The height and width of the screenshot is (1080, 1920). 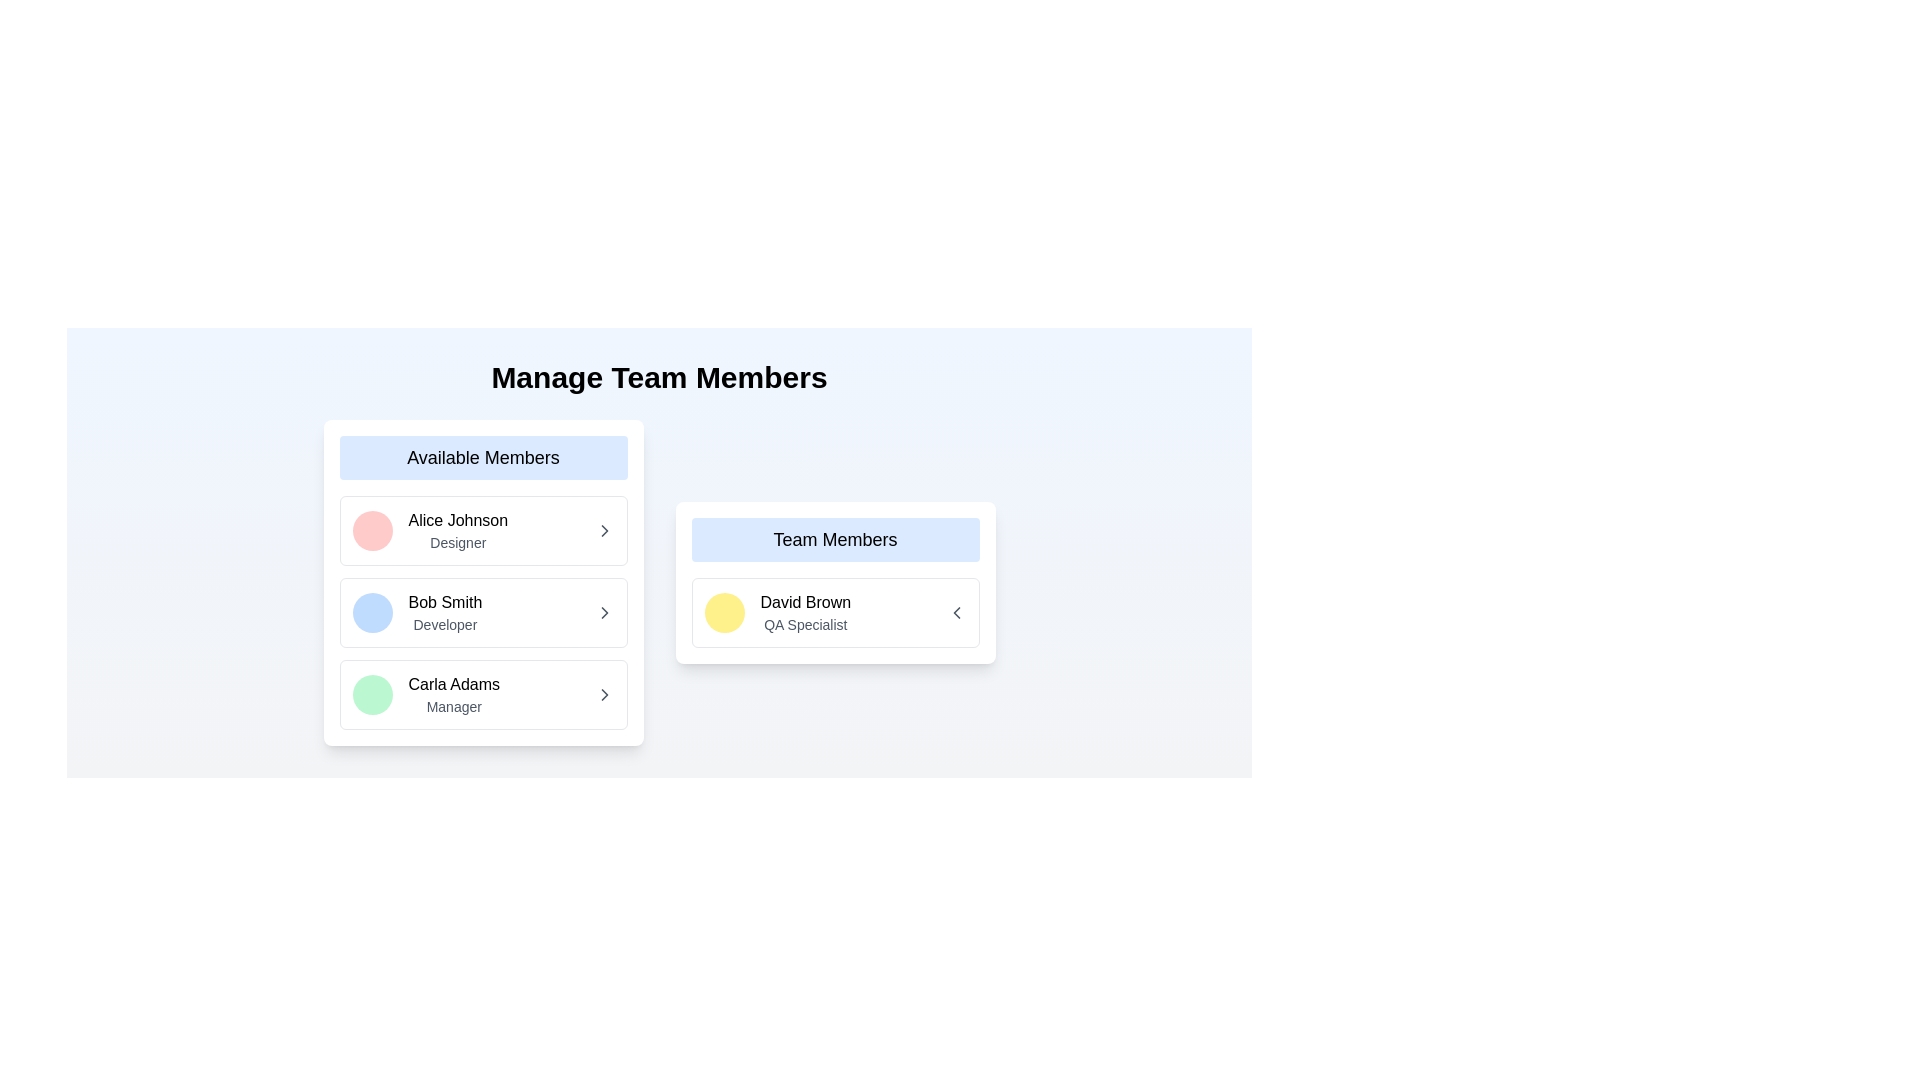 What do you see at coordinates (453, 705) in the screenshot?
I see `text label indicating the role 'Manager' of the member 'Carla Adams' in the 'Available Members' list` at bounding box center [453, 705].